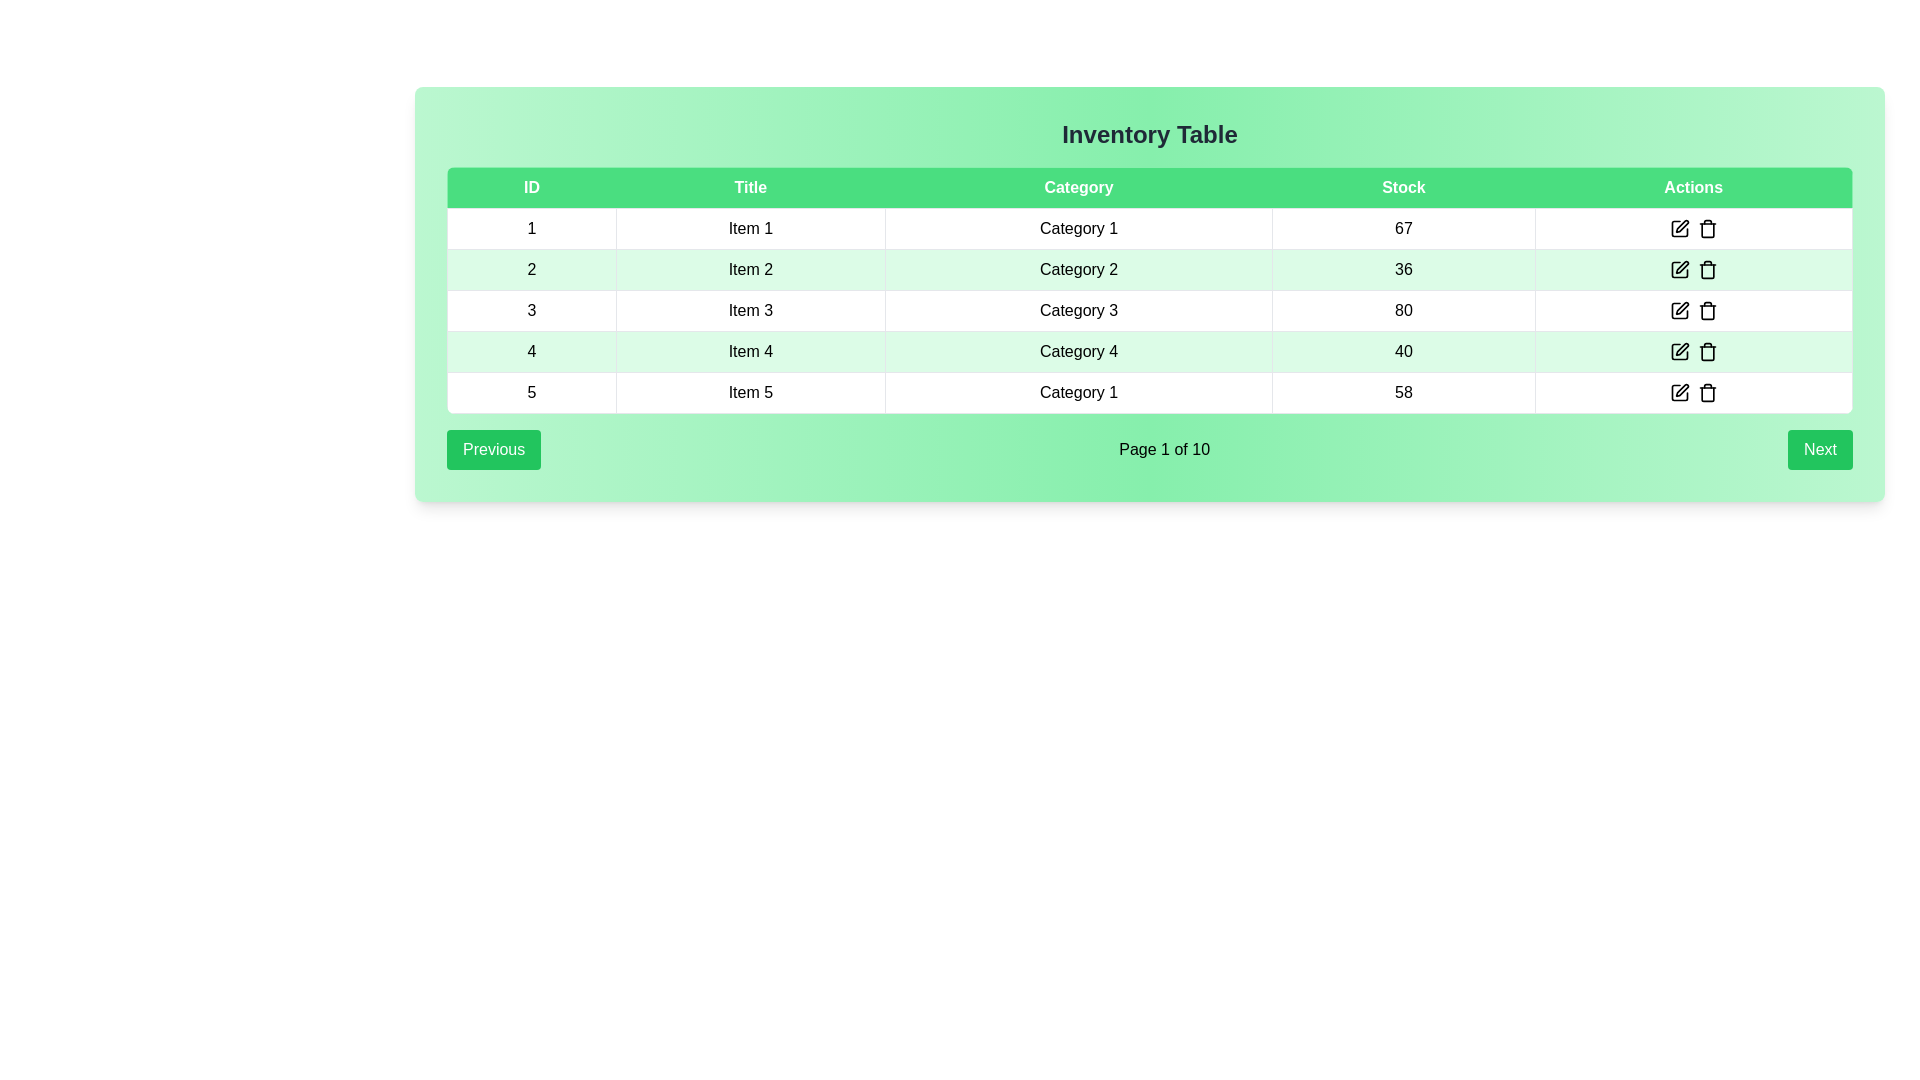  What do you see at coordinates (1707, 227) in the screenshot?
I see `the trash can icon button located in the 'Actions' column of the first row of the table` at bounding box center [1707, 227].